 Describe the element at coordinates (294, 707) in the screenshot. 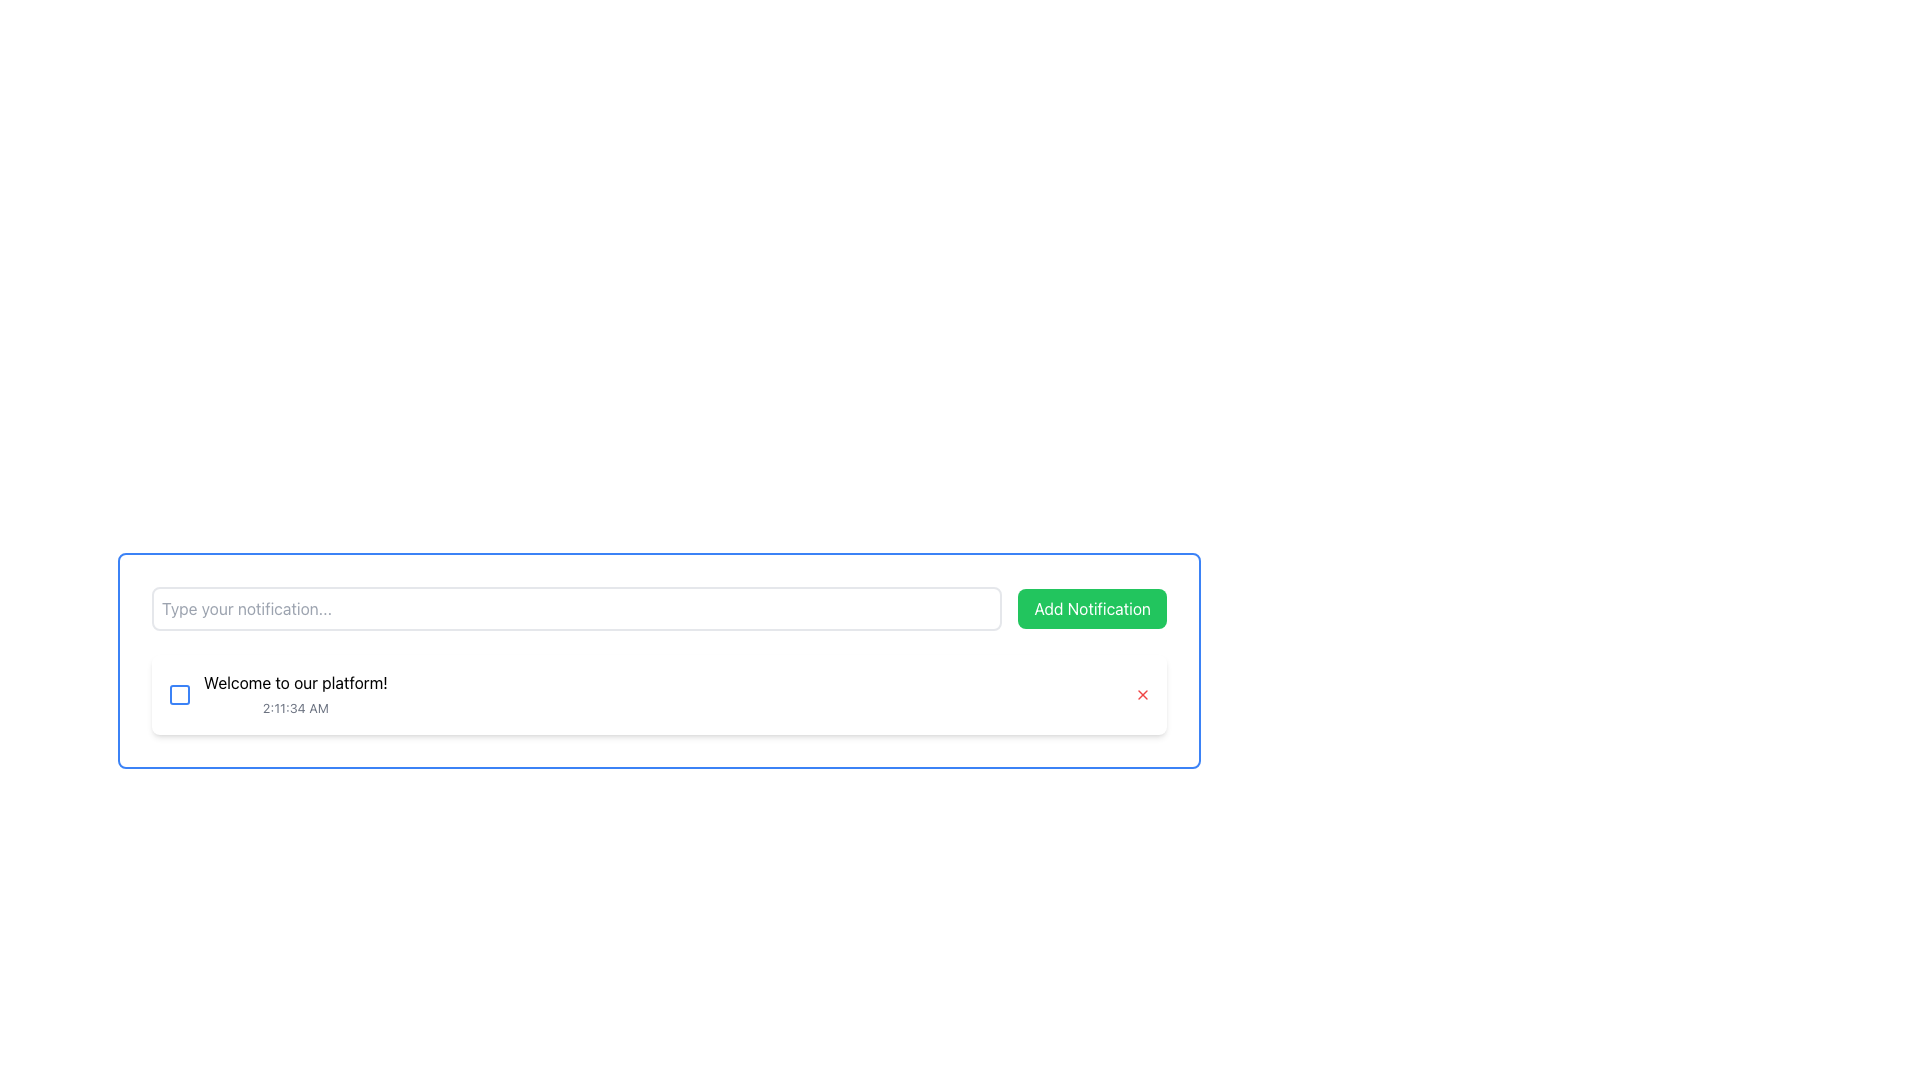

I see `text displaying the time '2:11:34 AM' located at the bottom-right corner of the notification card under the title 'Welcome to our platform!'` at that location.